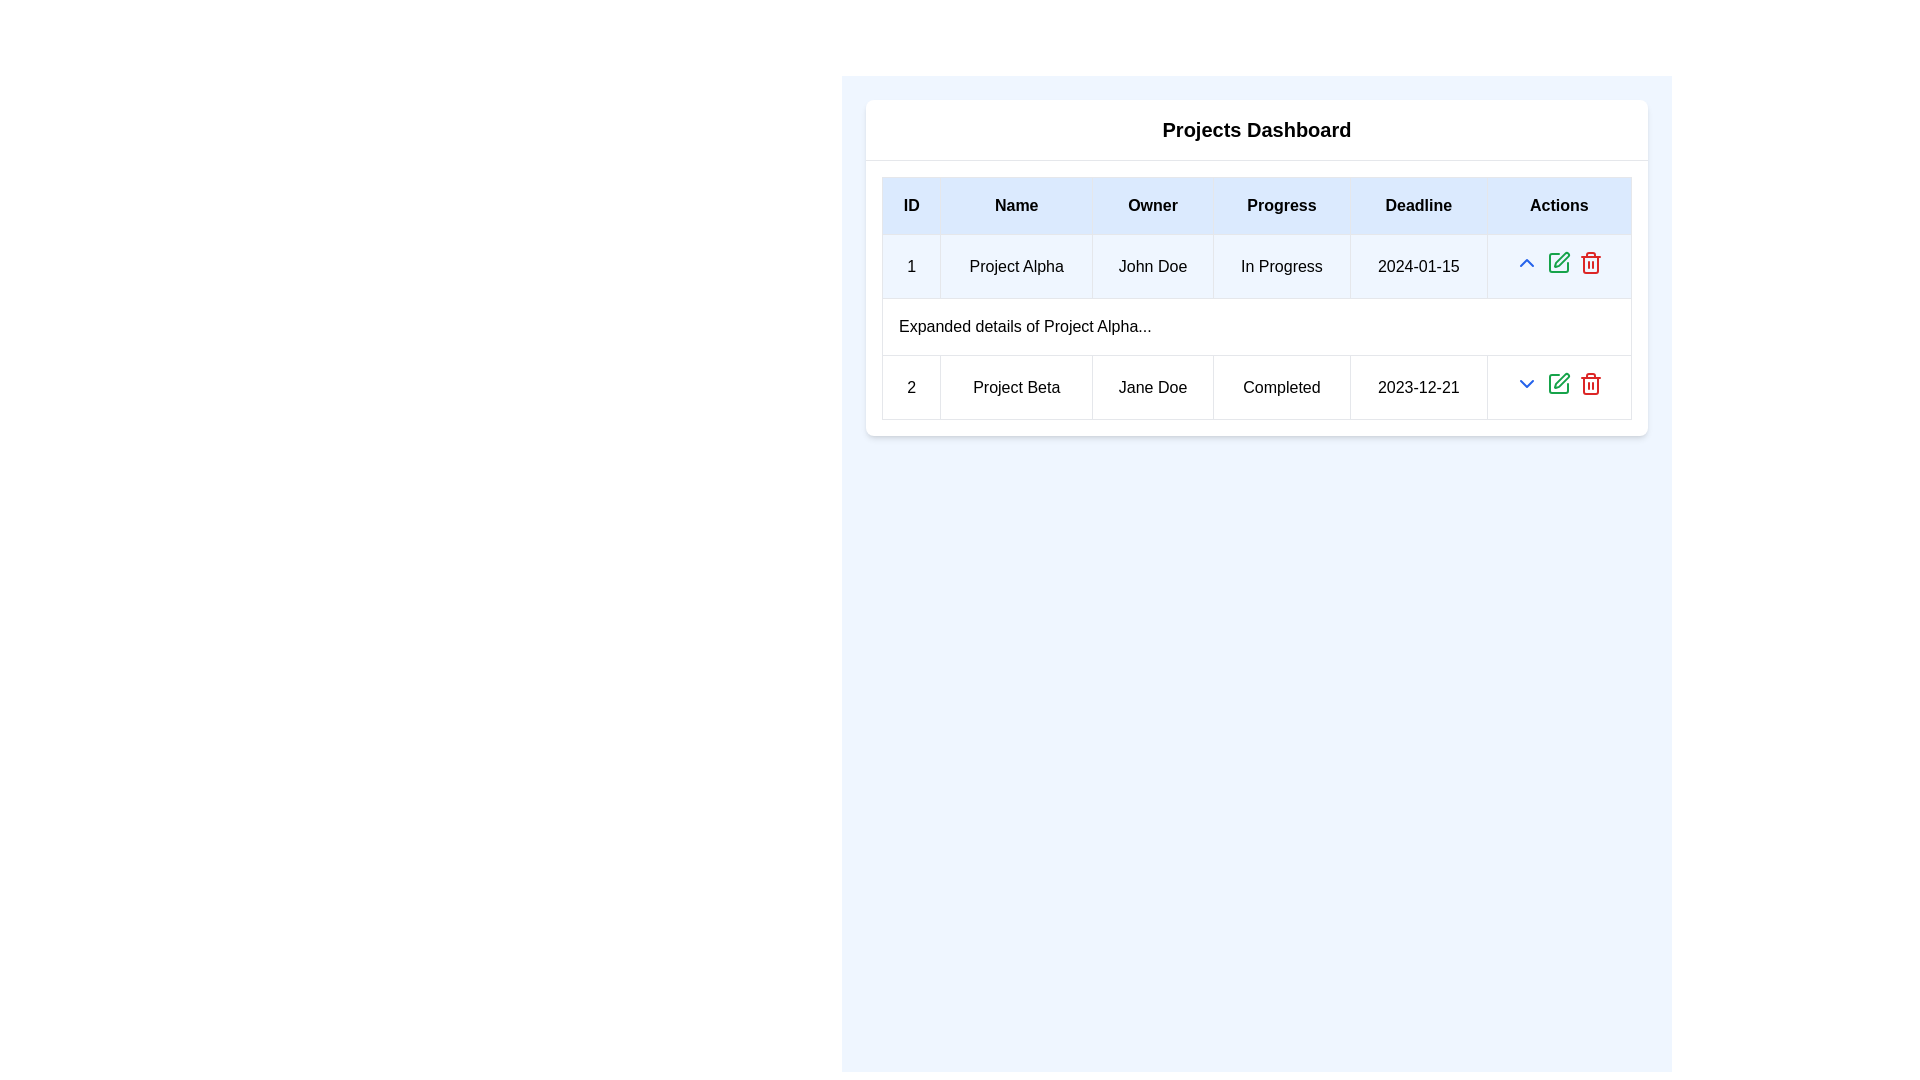  Describe the element at coordinates (1526, 261) in the screenshot. I see `the upward action button located in the second row under the actions column of the displayed table` at that location.